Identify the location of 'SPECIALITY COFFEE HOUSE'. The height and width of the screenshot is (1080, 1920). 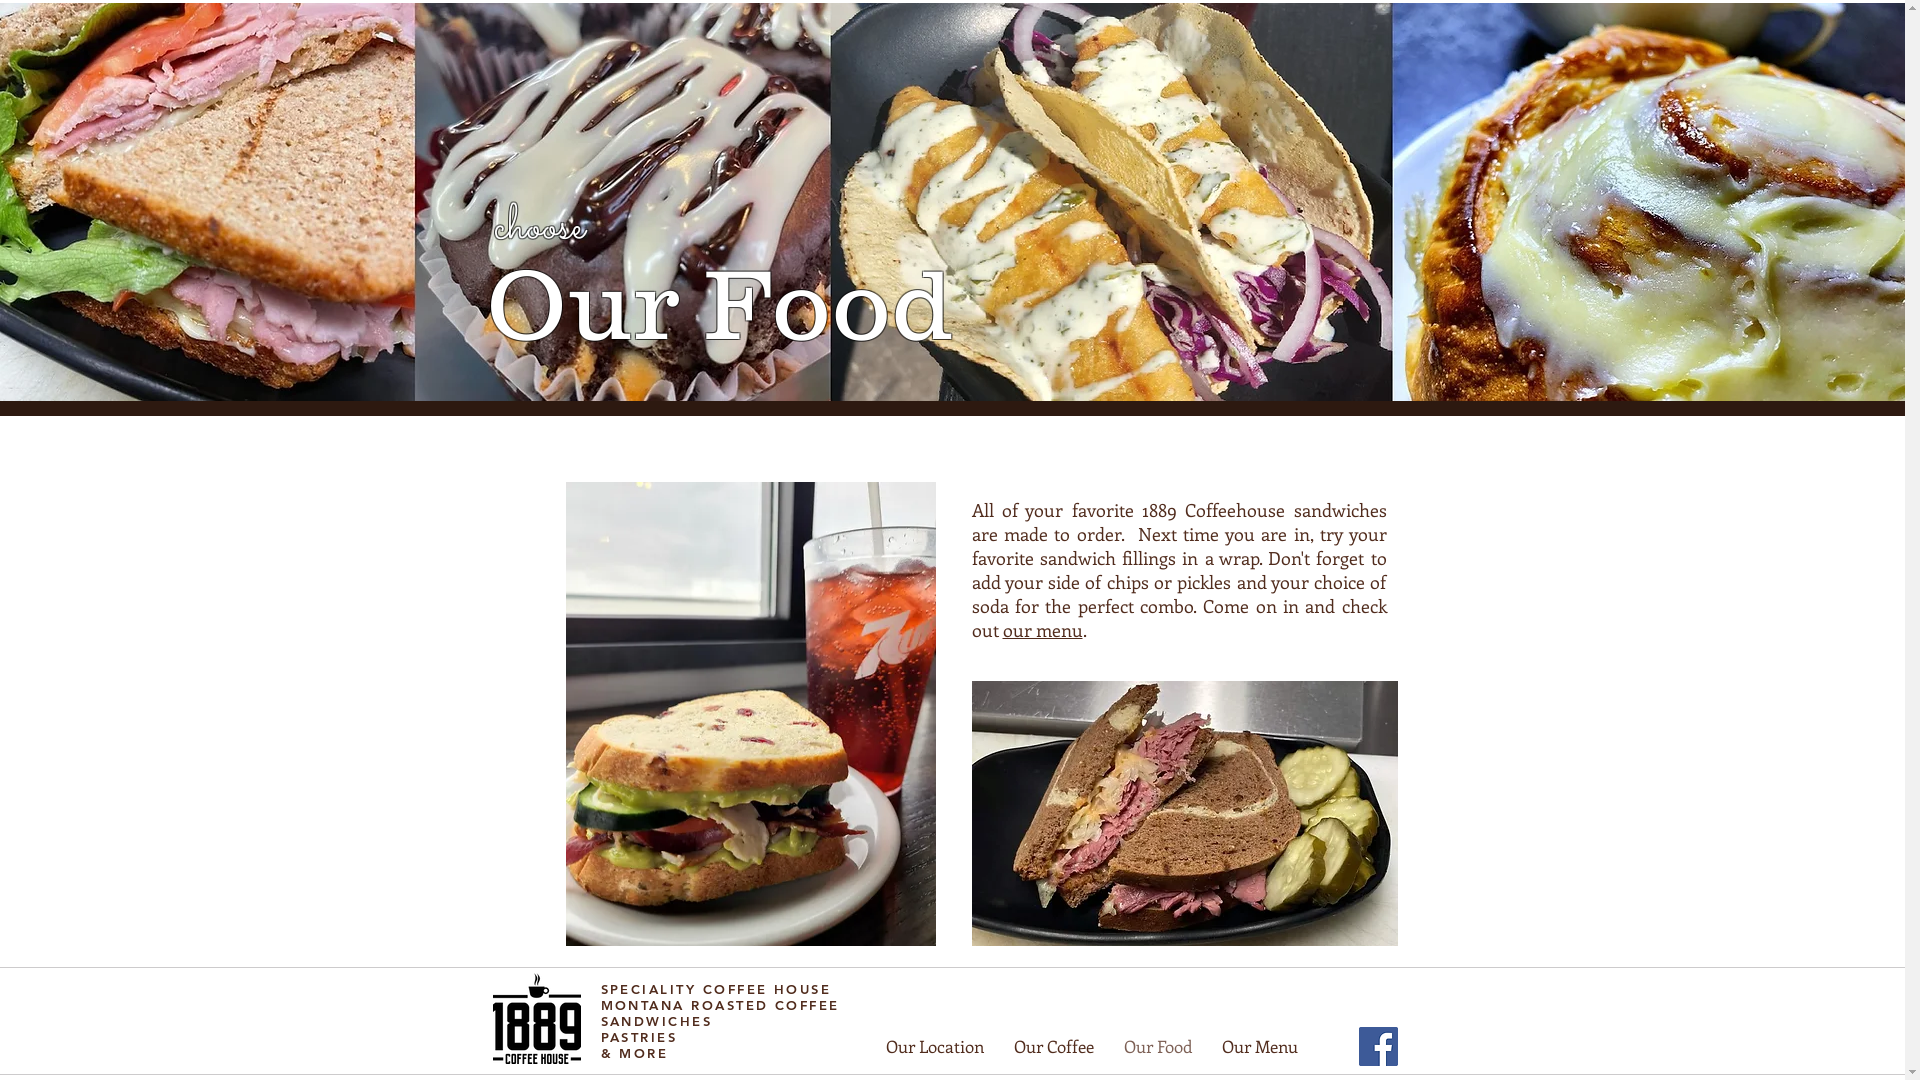
(715, 987).